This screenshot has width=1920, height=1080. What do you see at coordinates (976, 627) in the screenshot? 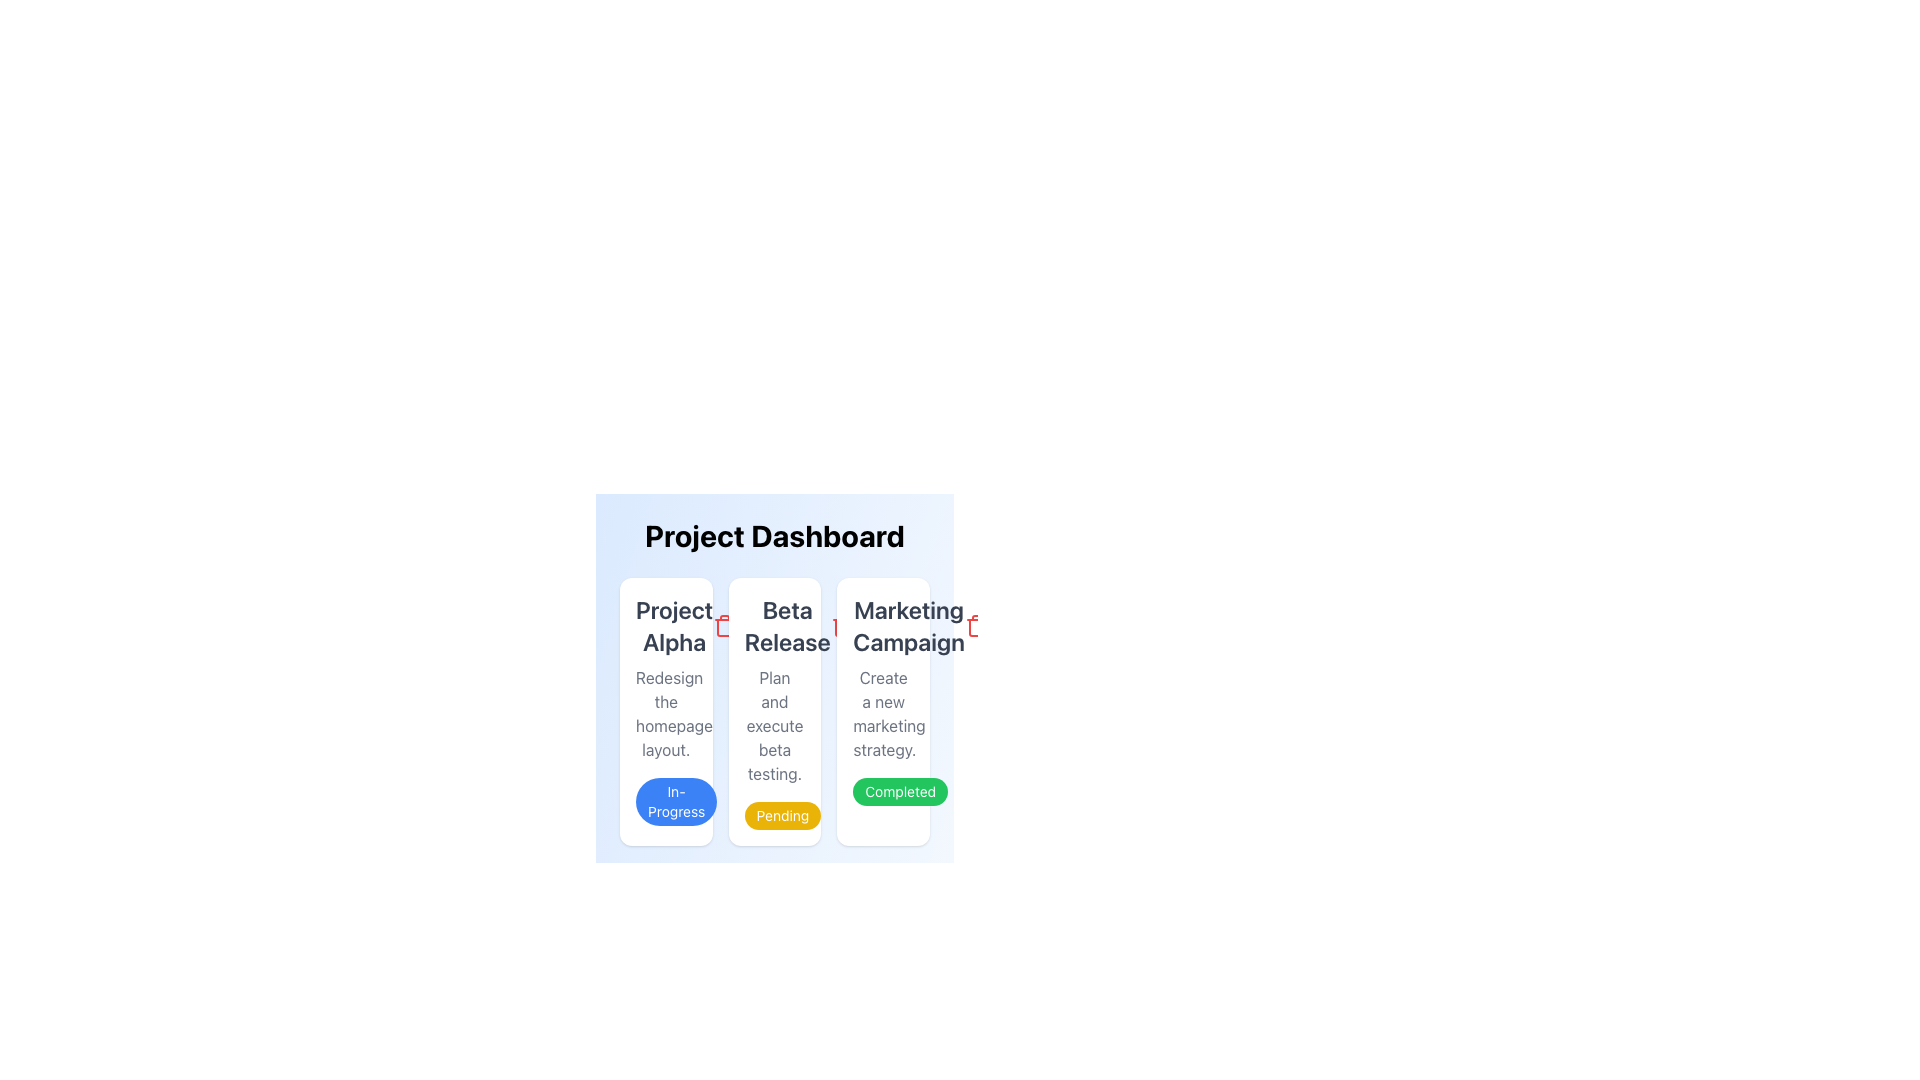
I see `the delete icon located at the top right corner of the 'Marketing Campaign' card, next to the 'Completed' label` at bounding box center [976, 627].